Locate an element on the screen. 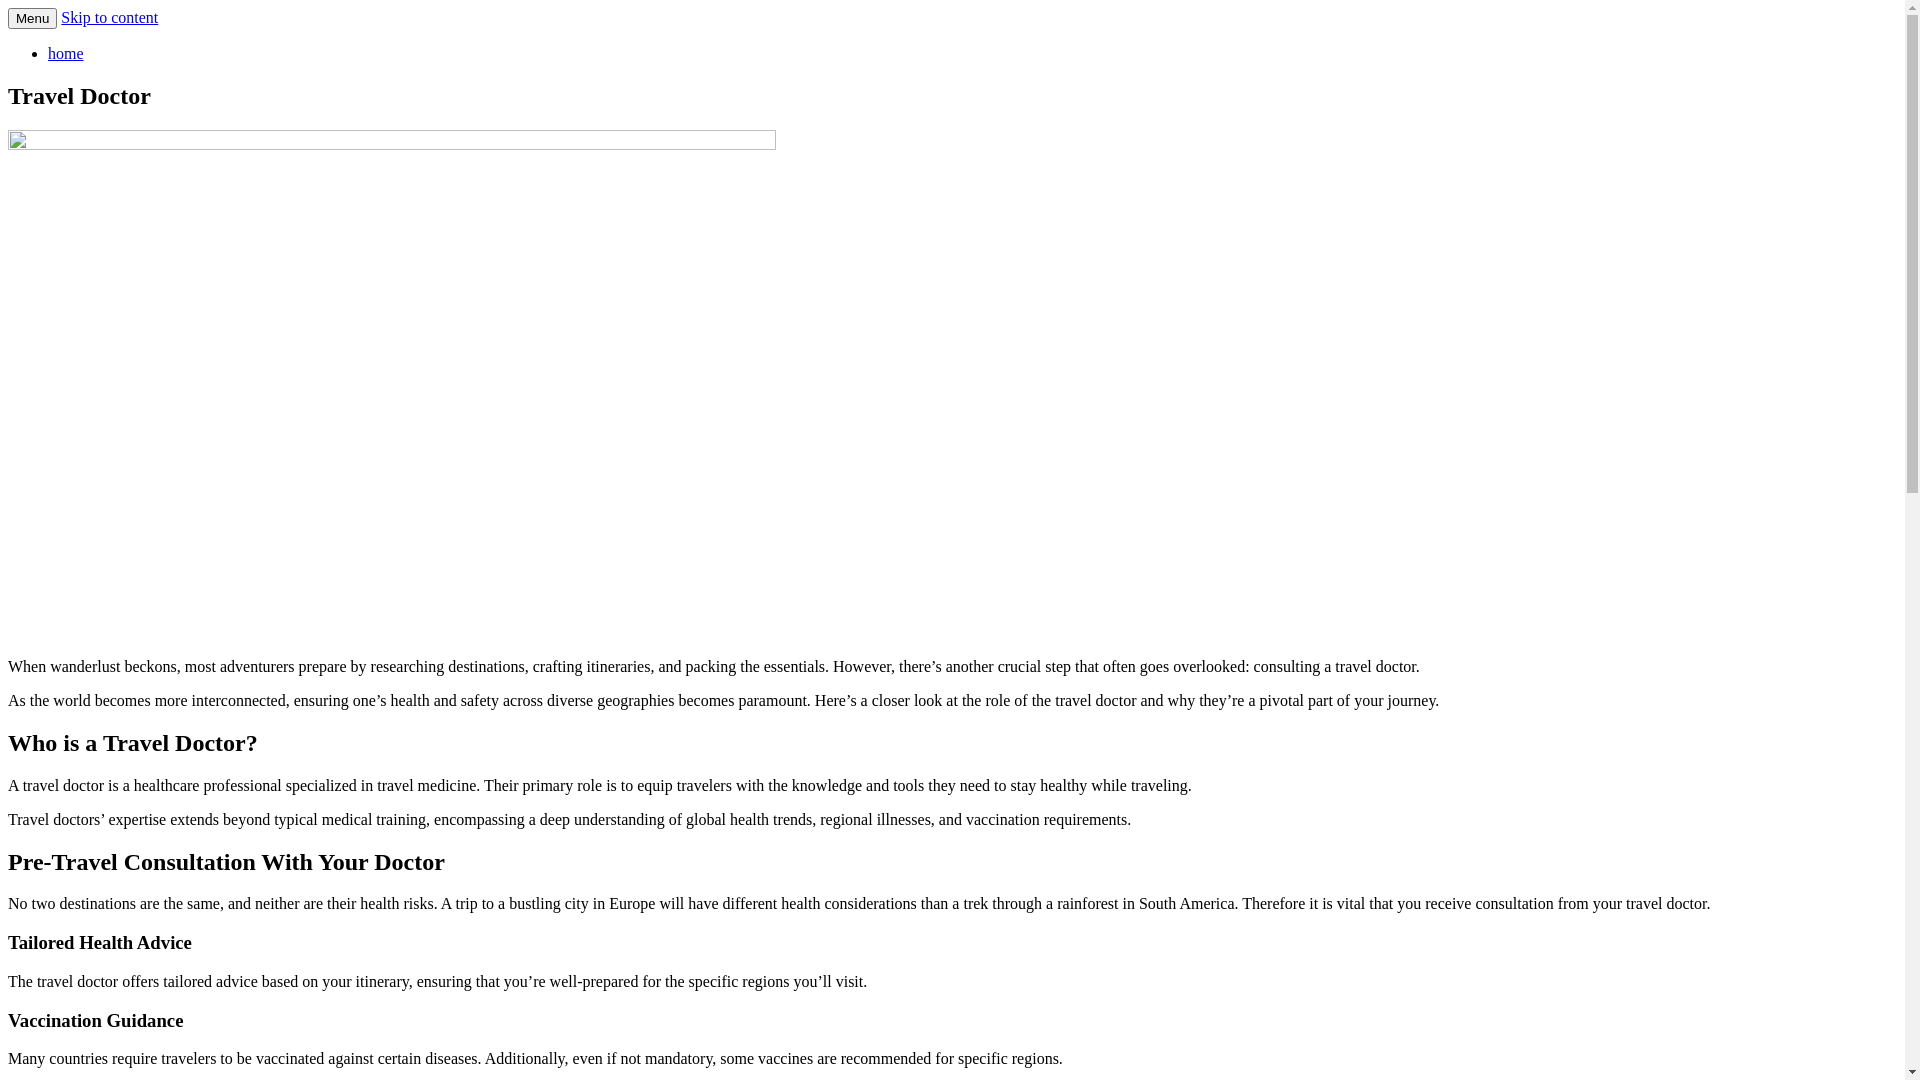  'Menu' is located at coordinates (32, 18).